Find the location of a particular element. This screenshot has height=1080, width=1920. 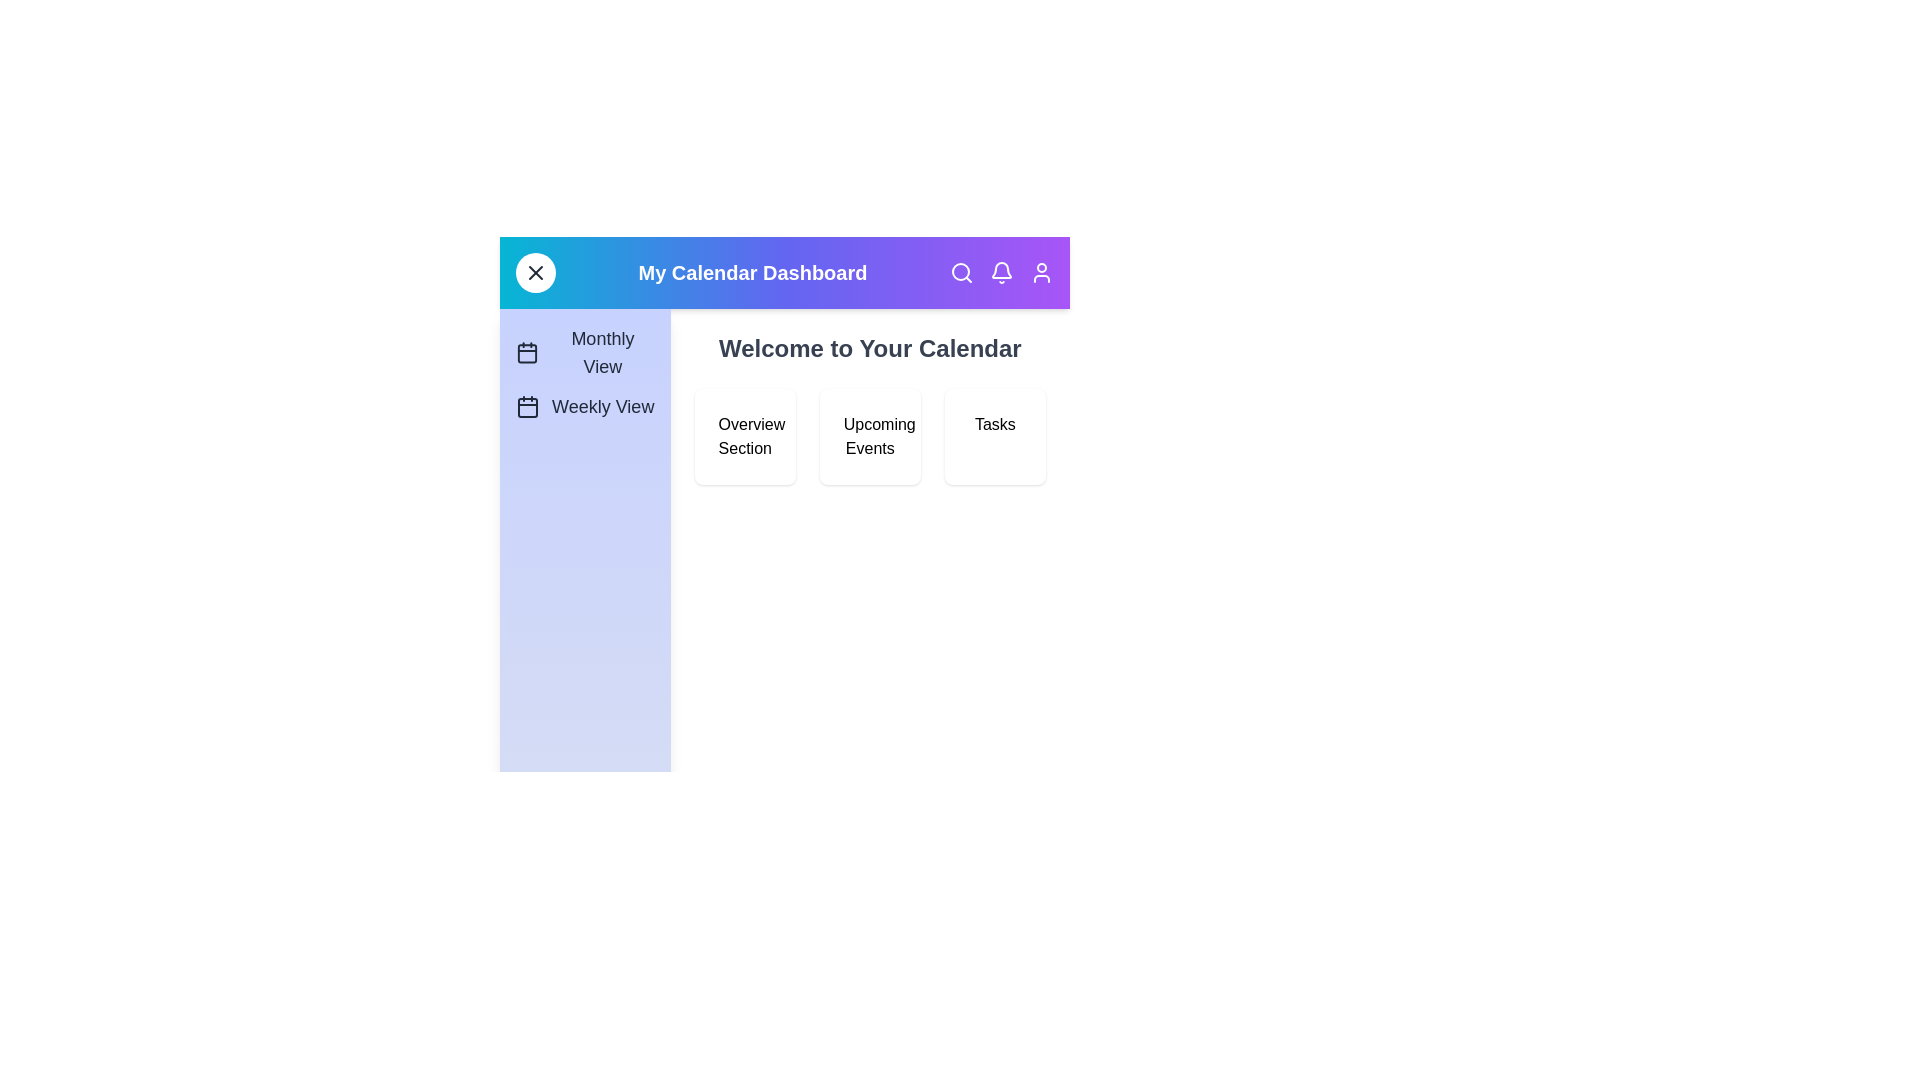

the white circular button with a dark gray 'X' icon located at the upper left of the purple-blue gradient navigation bar titled 'My Calendar Dashboard' is located at coordinates (536, 273).